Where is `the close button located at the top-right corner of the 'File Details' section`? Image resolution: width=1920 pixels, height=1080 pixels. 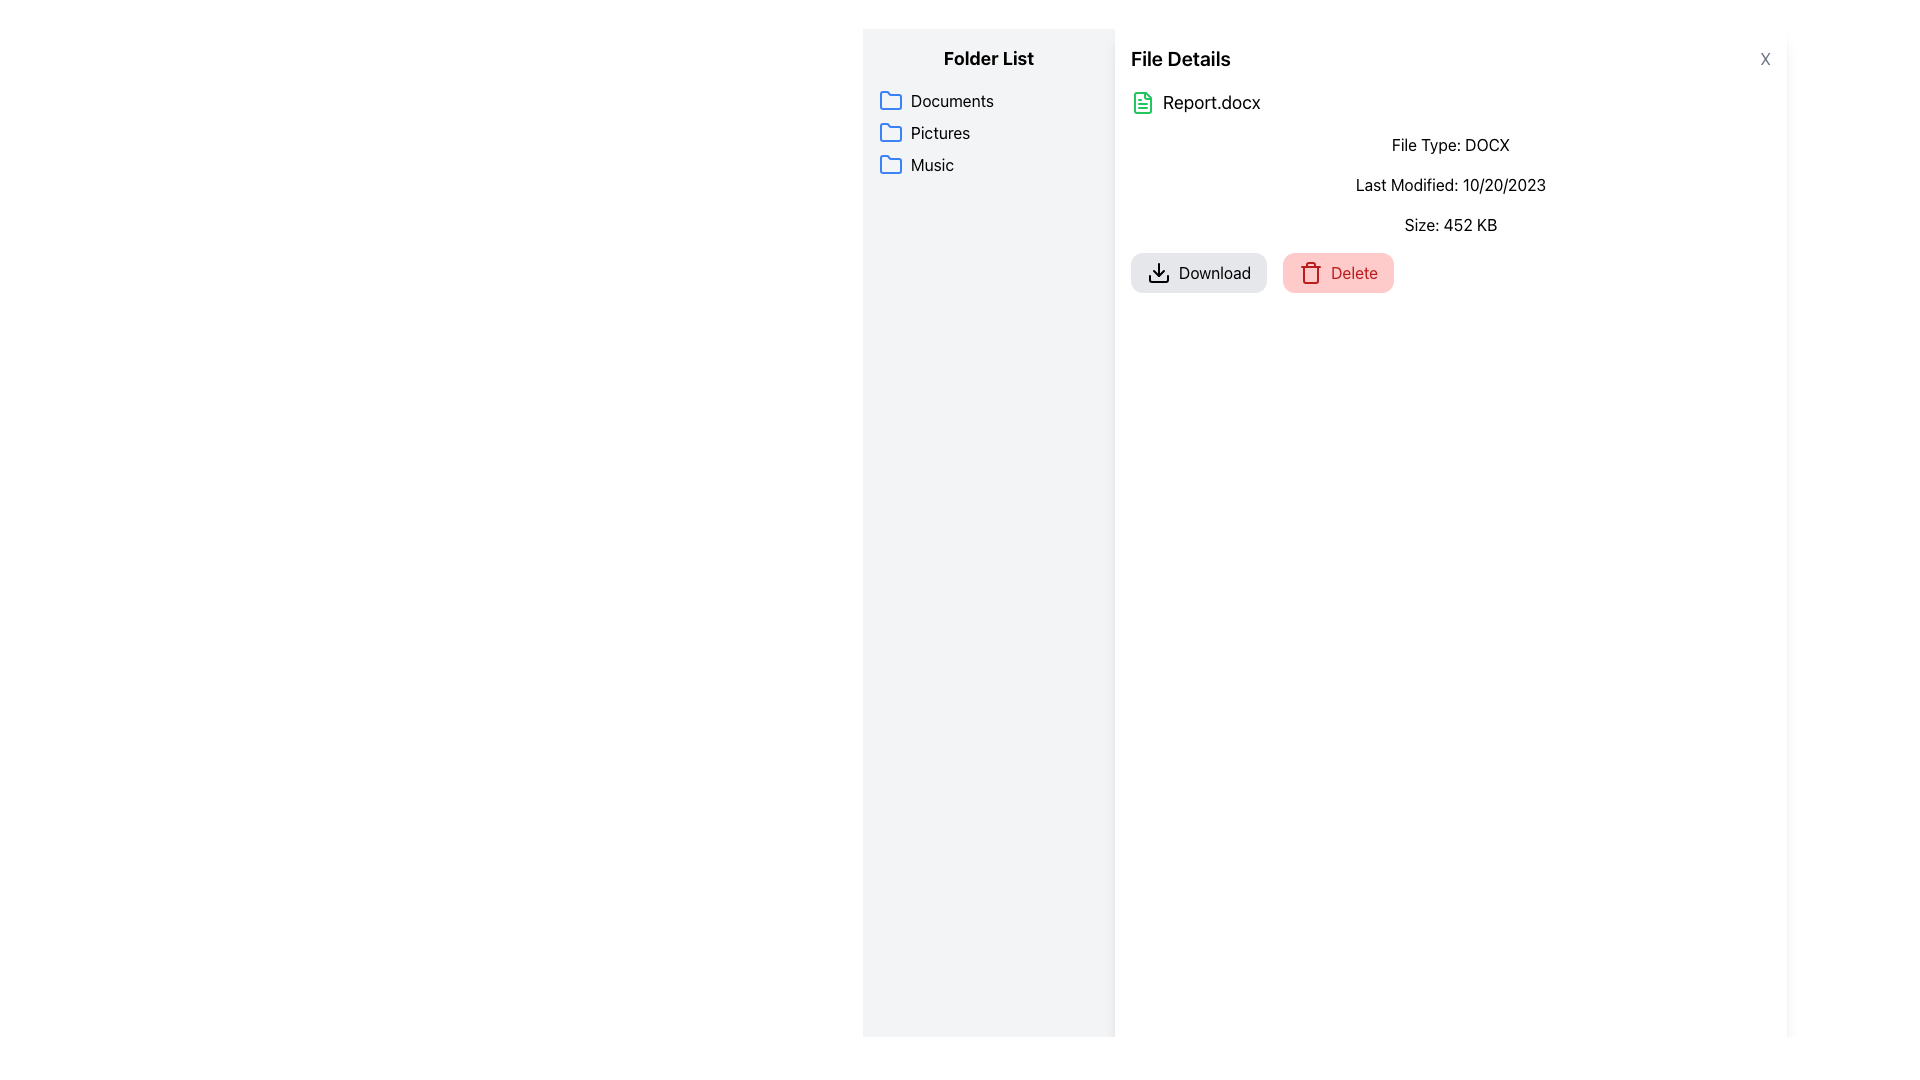 the close button located at the top-right corner of the 'File Details' section is located at coordinates (1765, 57).